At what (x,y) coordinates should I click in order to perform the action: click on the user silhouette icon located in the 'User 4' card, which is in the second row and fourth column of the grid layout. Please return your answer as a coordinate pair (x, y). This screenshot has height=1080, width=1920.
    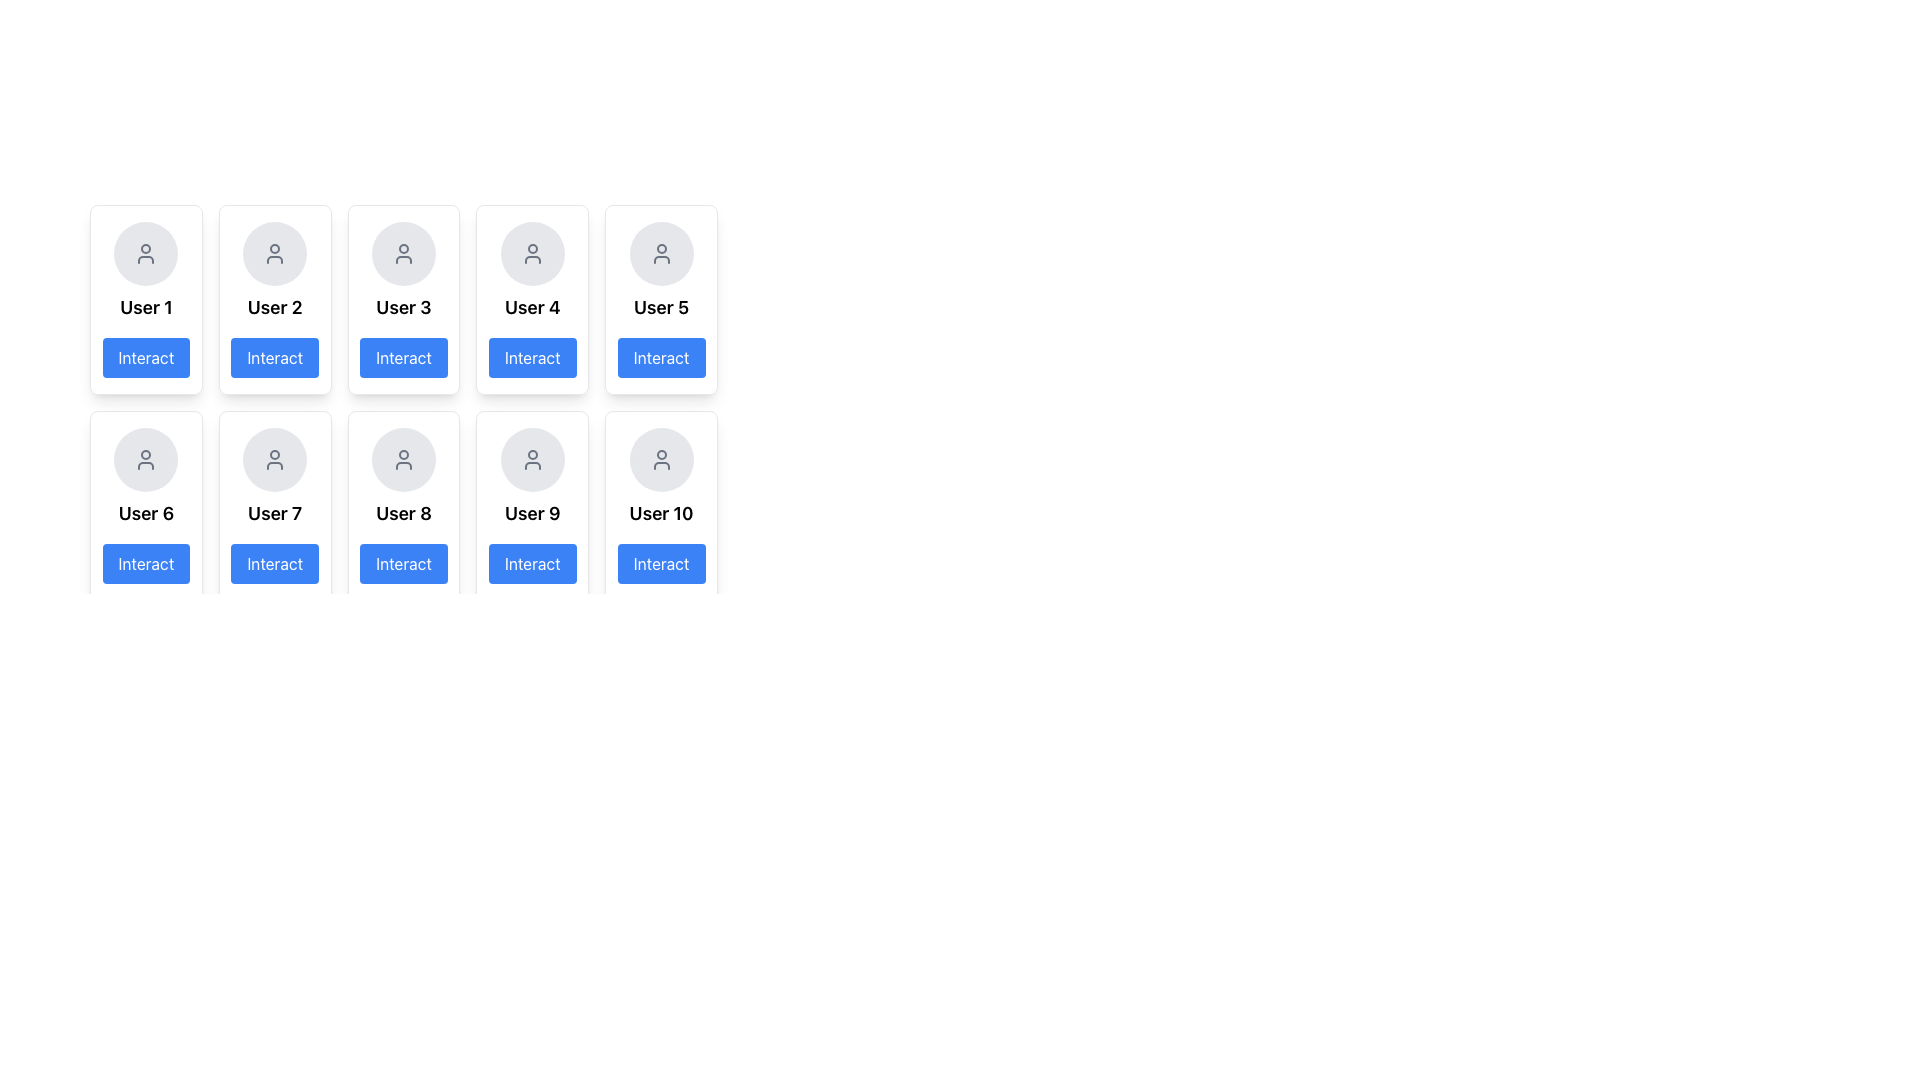
    Looking at the image, I should click on (532, 253).